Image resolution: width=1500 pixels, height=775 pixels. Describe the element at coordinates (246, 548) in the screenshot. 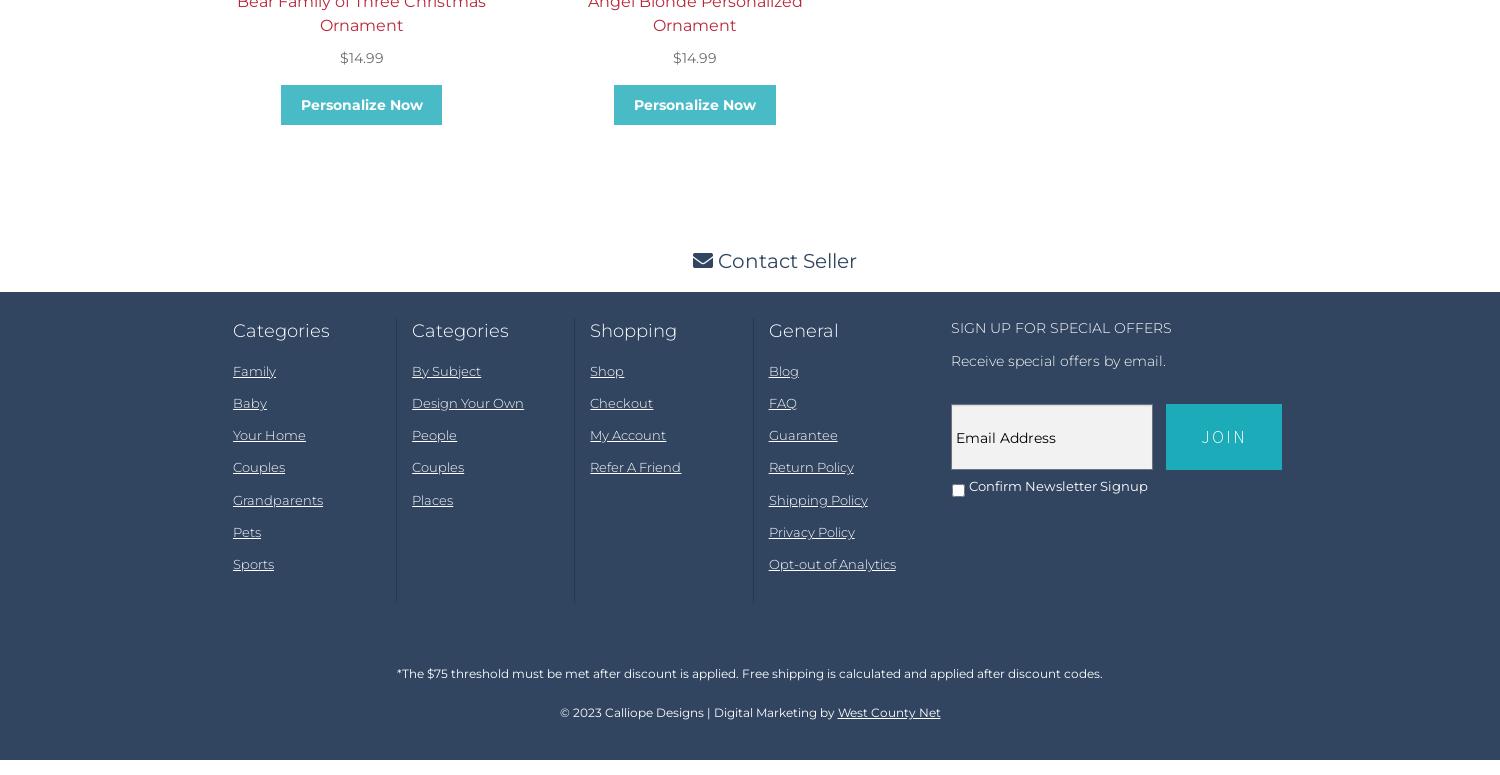

I see `'Pets'` at that location.